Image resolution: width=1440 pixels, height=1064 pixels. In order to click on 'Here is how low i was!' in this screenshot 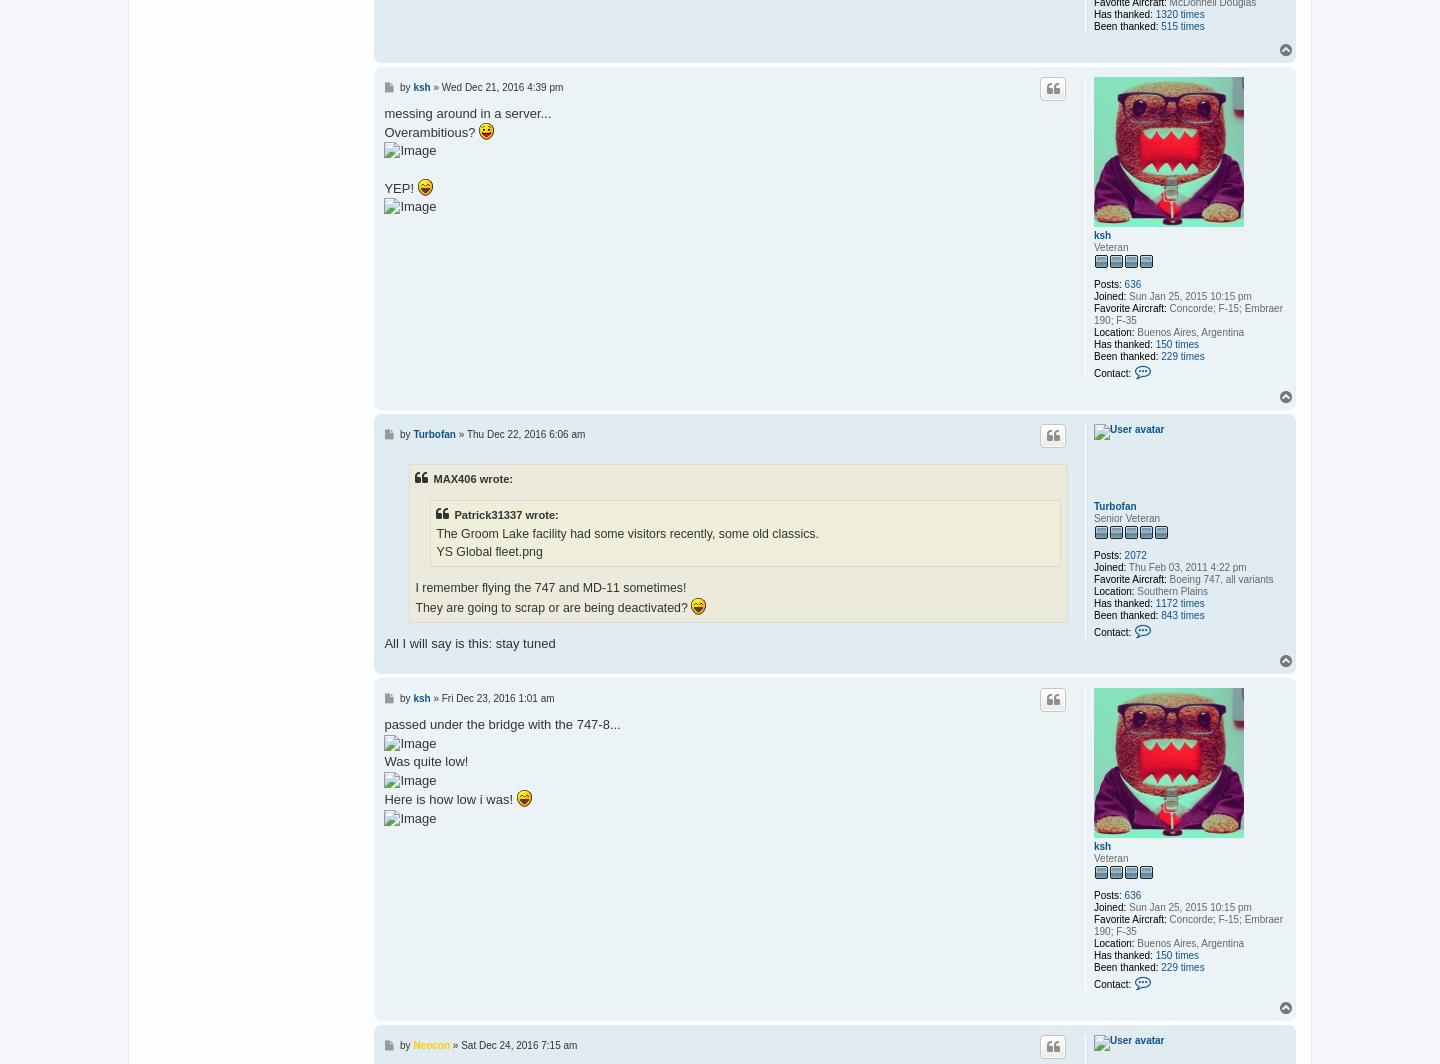, I will do `click(450, 798)`.